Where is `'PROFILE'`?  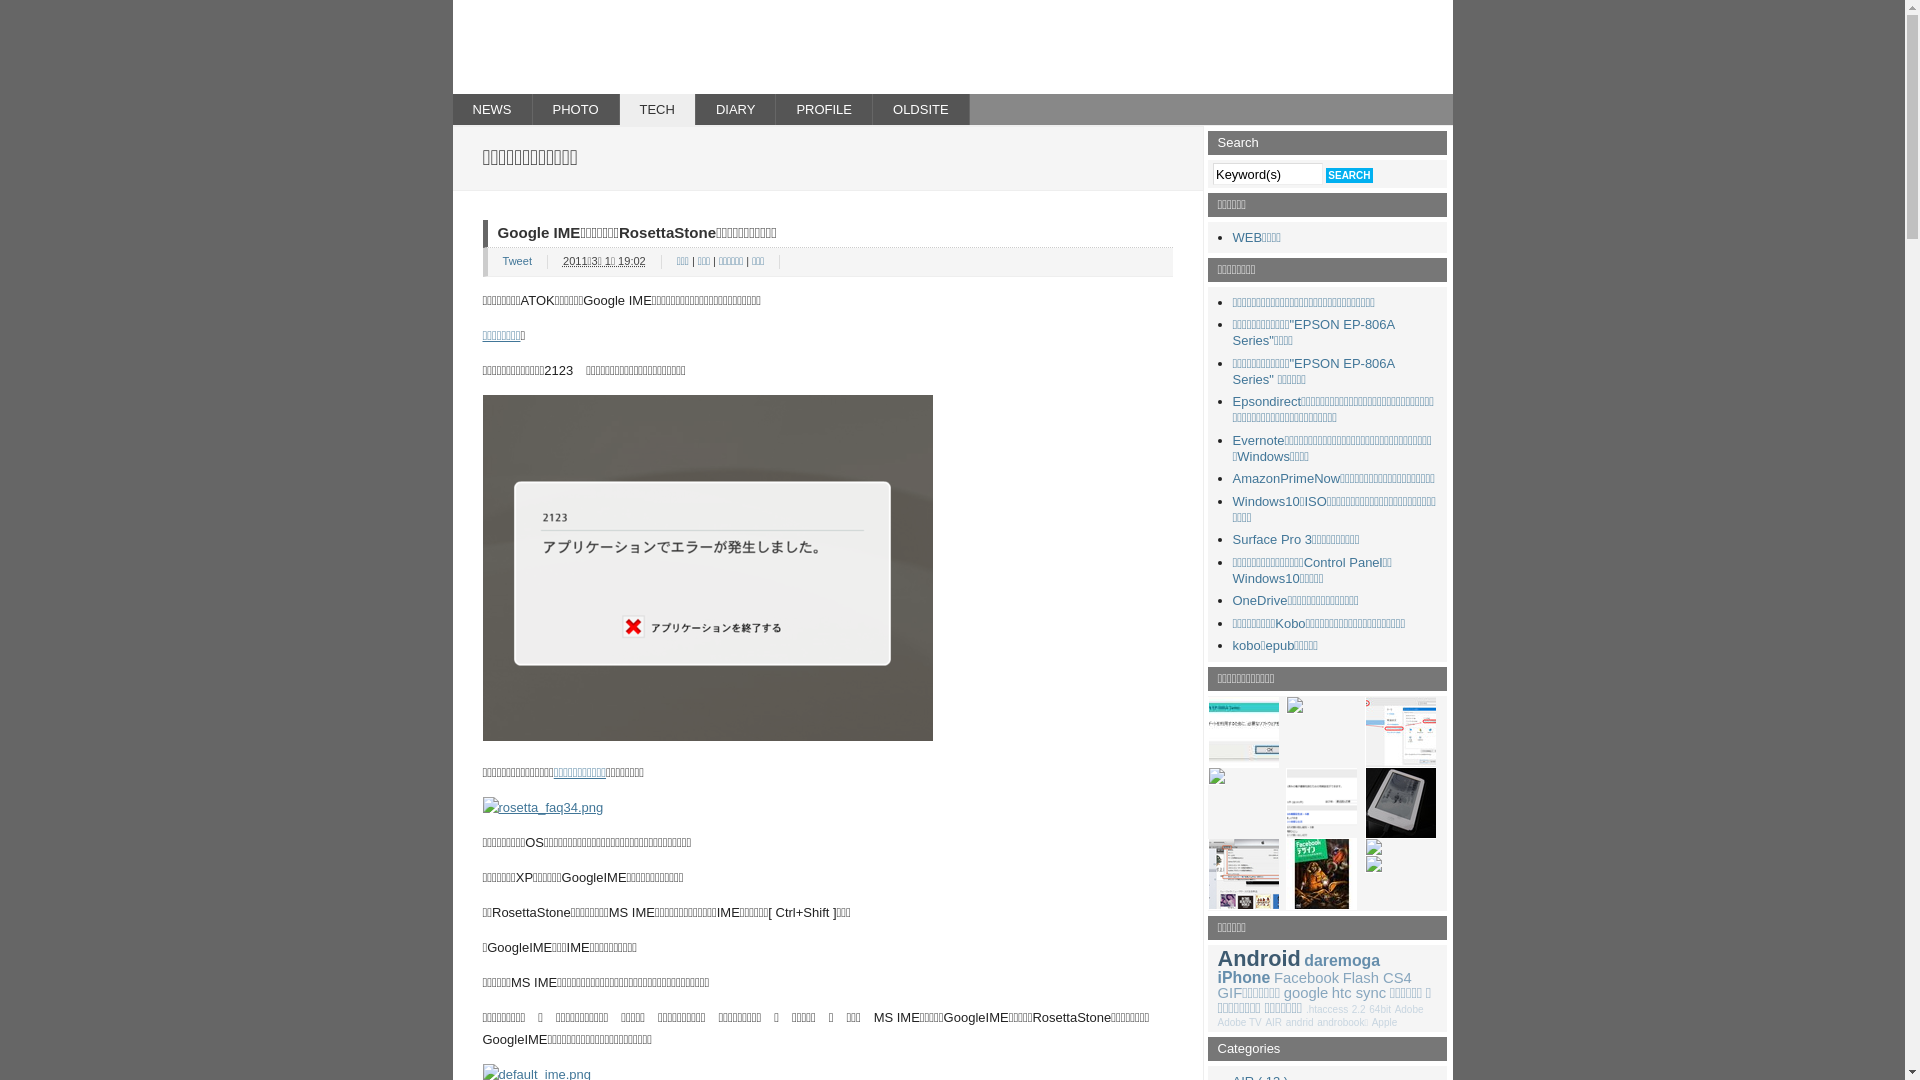
'PROFILE' is located at coordinates (775, 109).